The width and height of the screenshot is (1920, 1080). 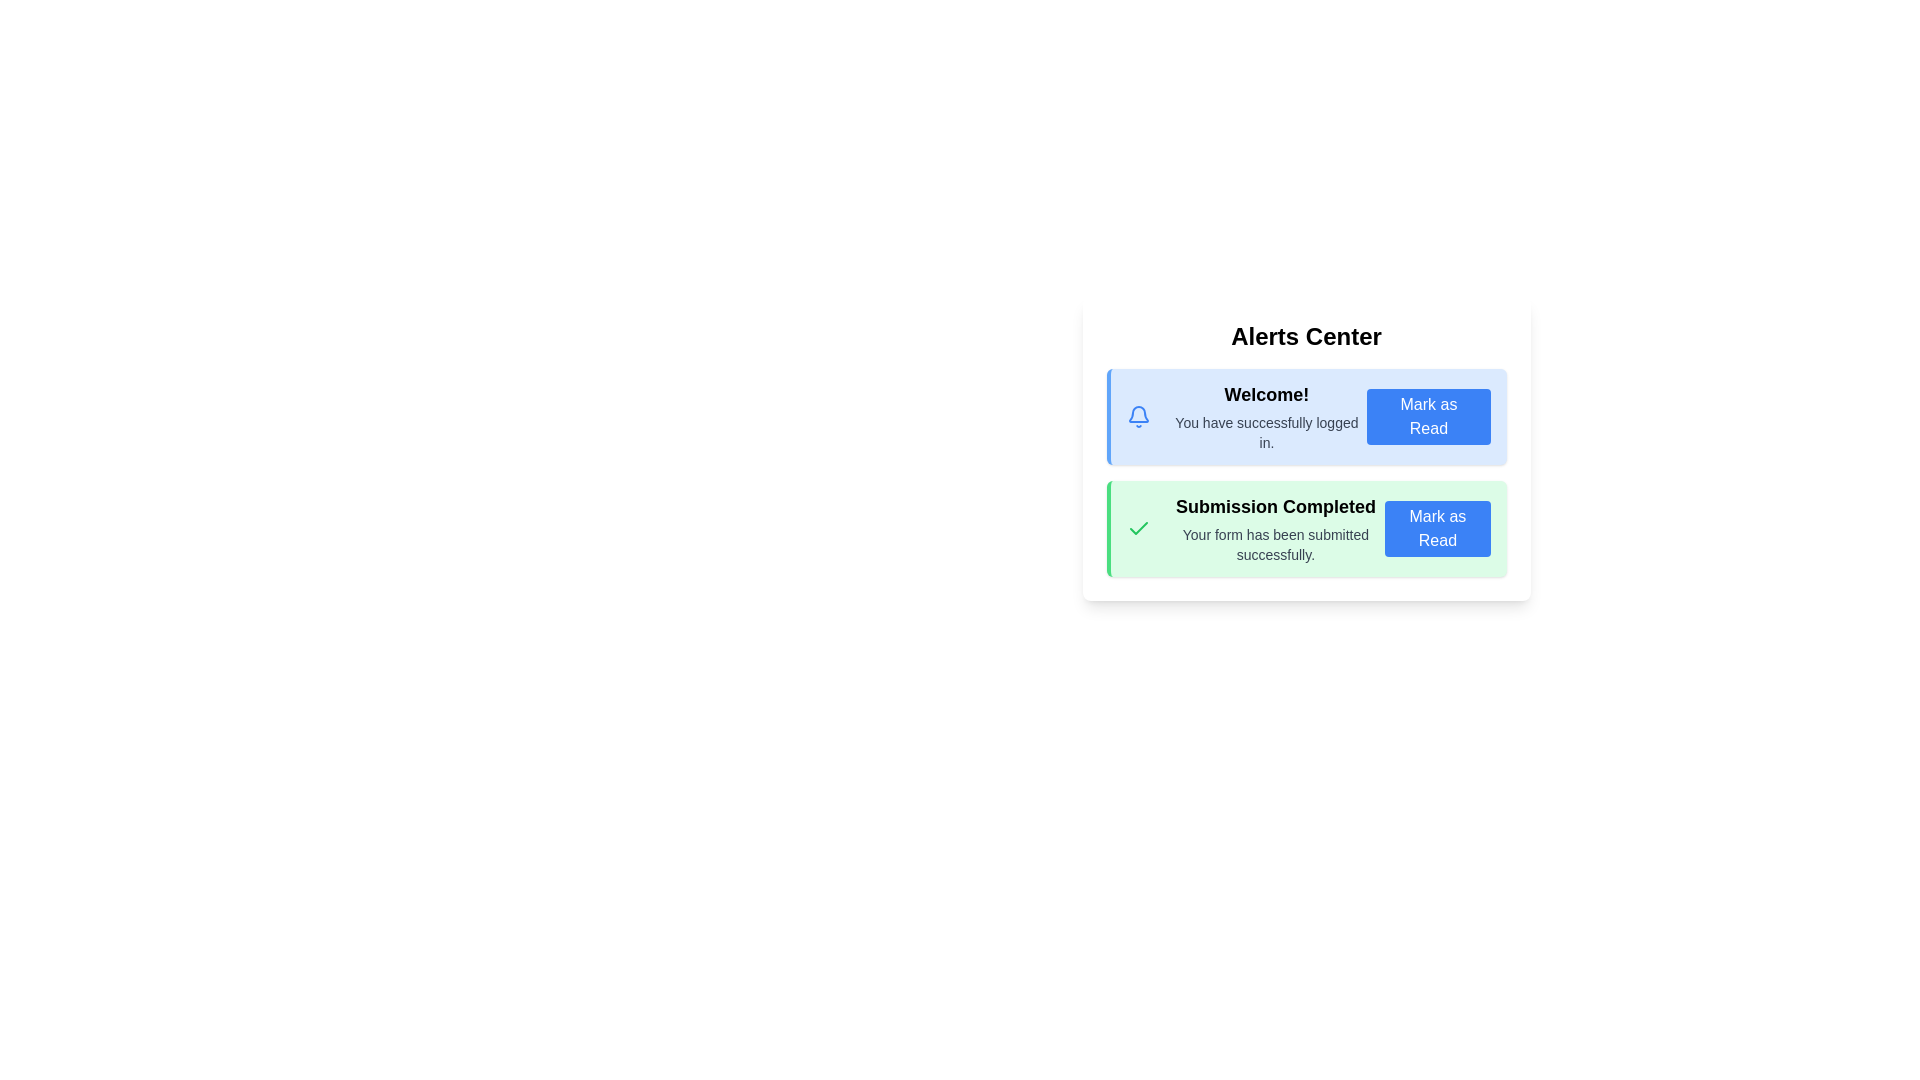 I want to click on the Text heading element that serves as the title for the notification card in the Alerts Center interface, which is located above the text 'You have successfully logged in.', so click(x=1266, y=394).